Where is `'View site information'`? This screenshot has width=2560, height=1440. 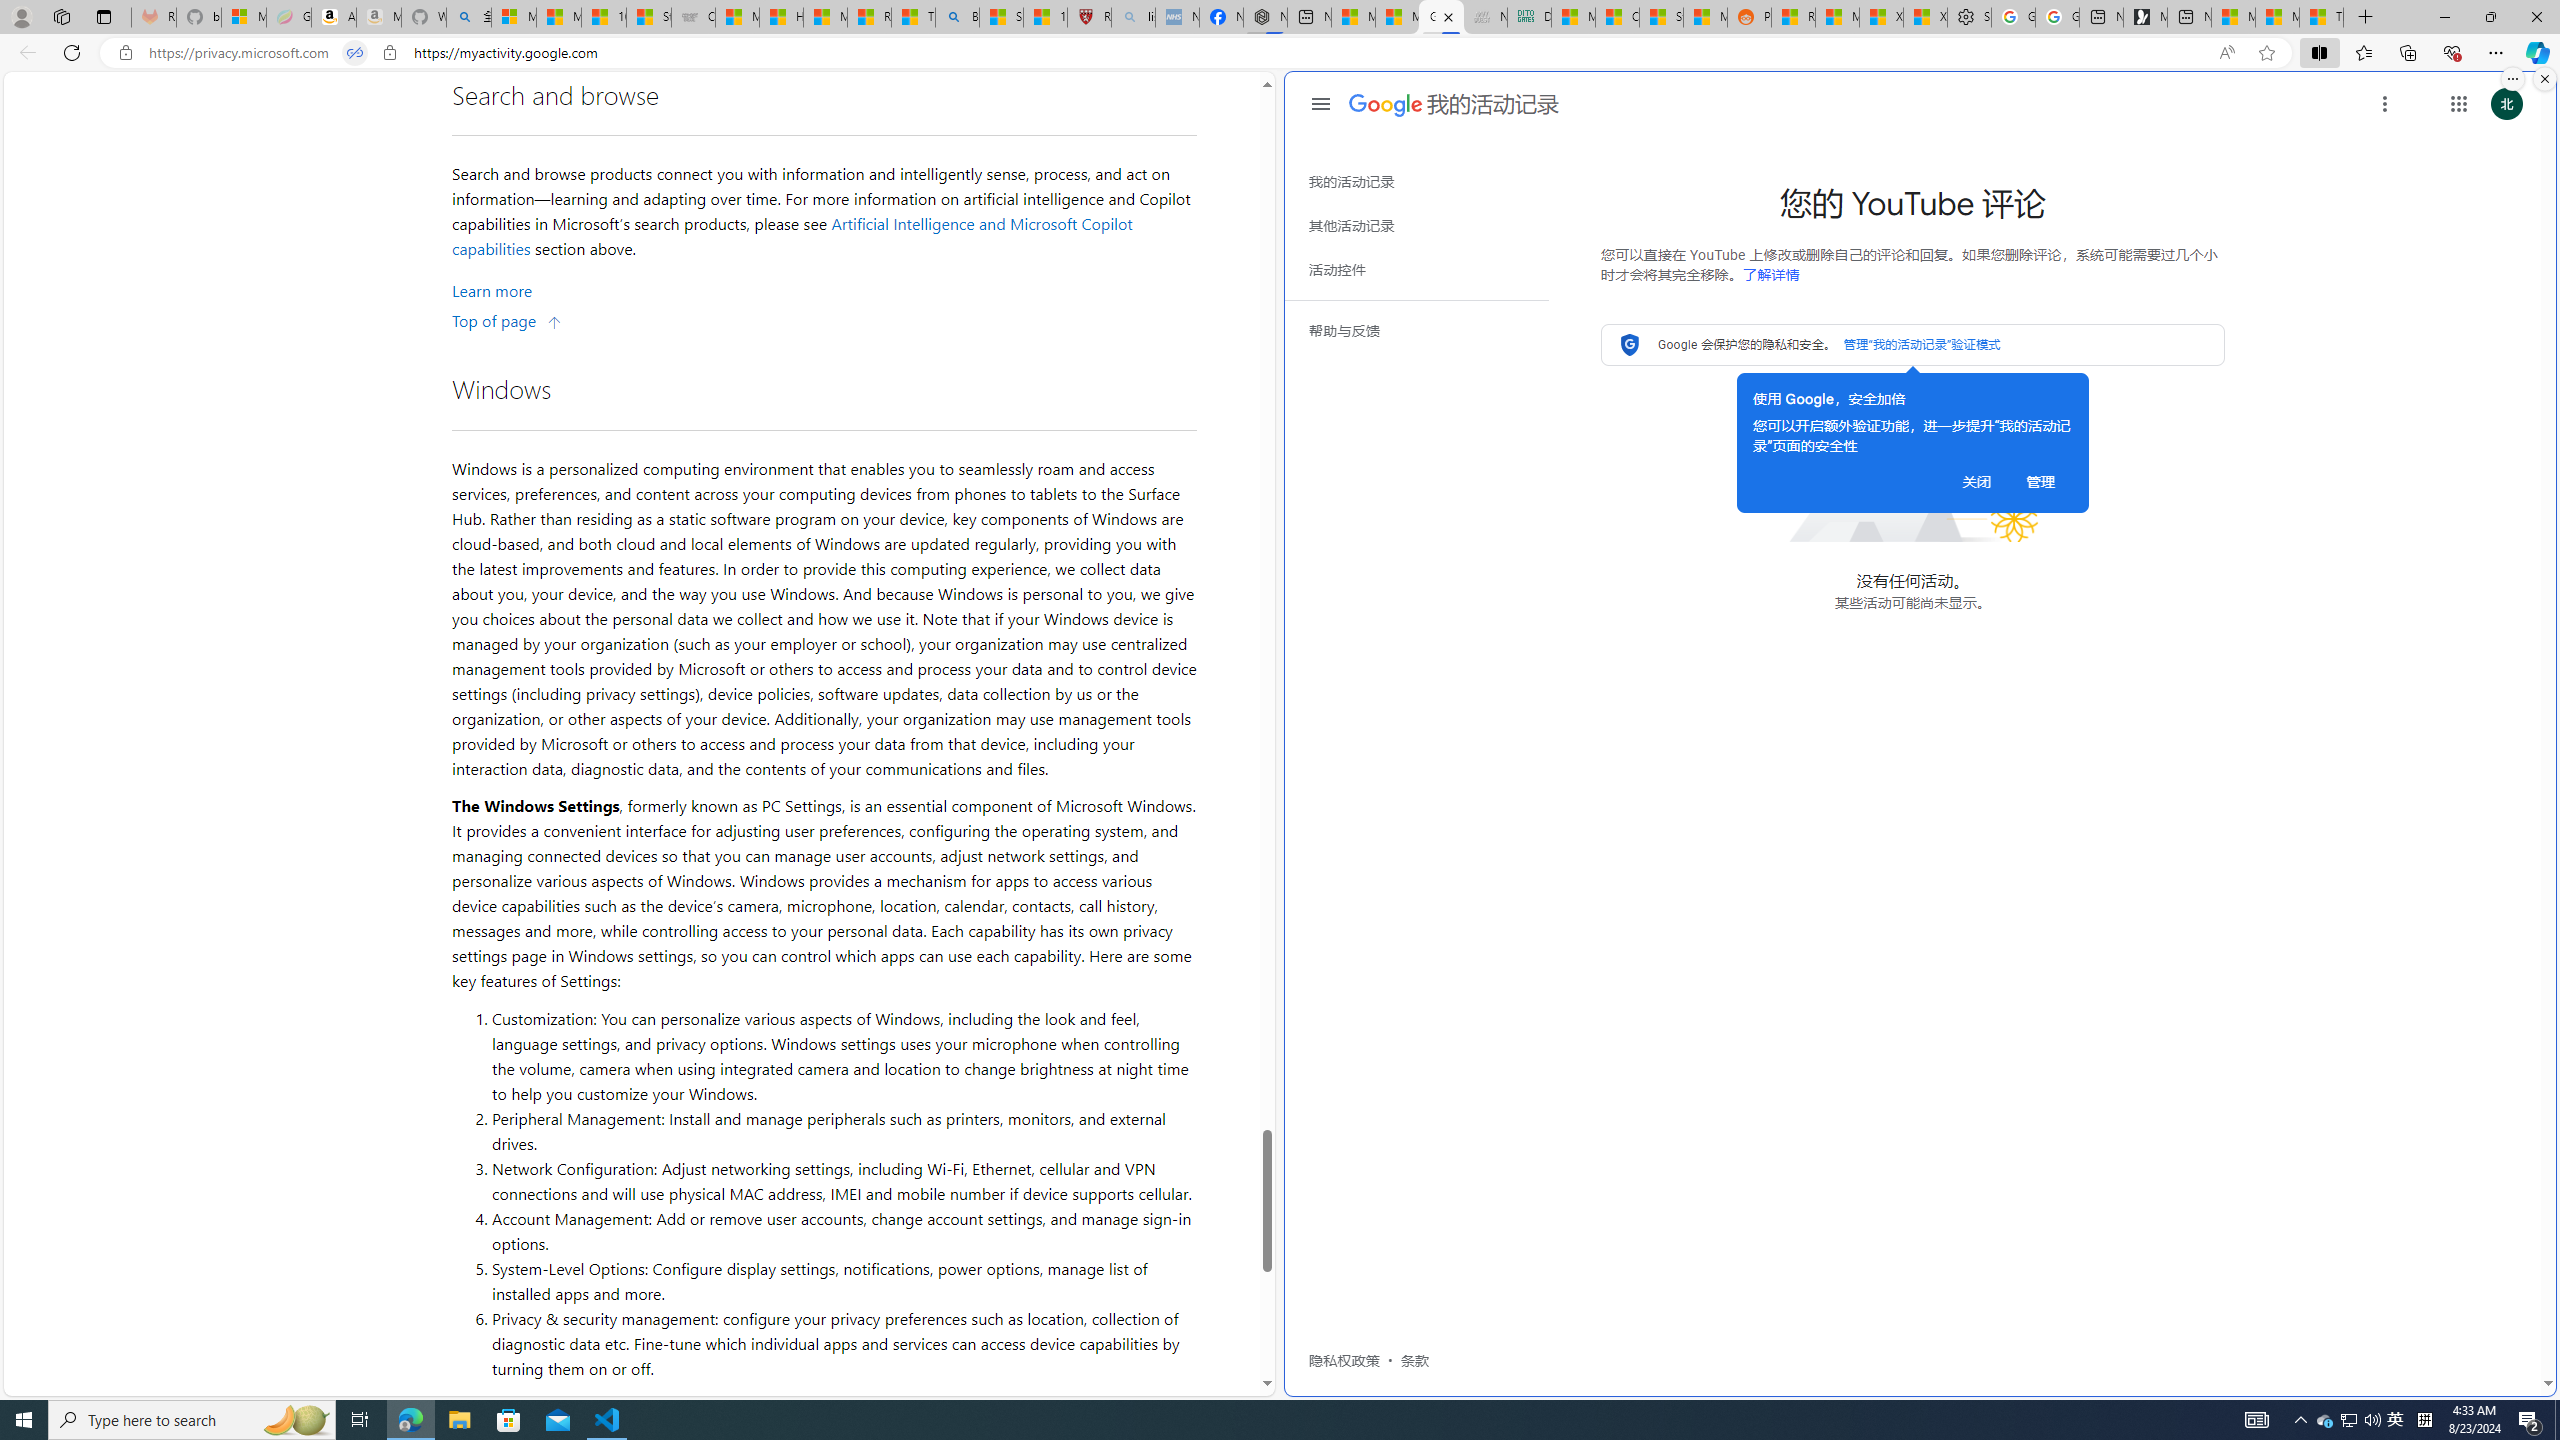 'View site information' is located at coordinates (390, 53).